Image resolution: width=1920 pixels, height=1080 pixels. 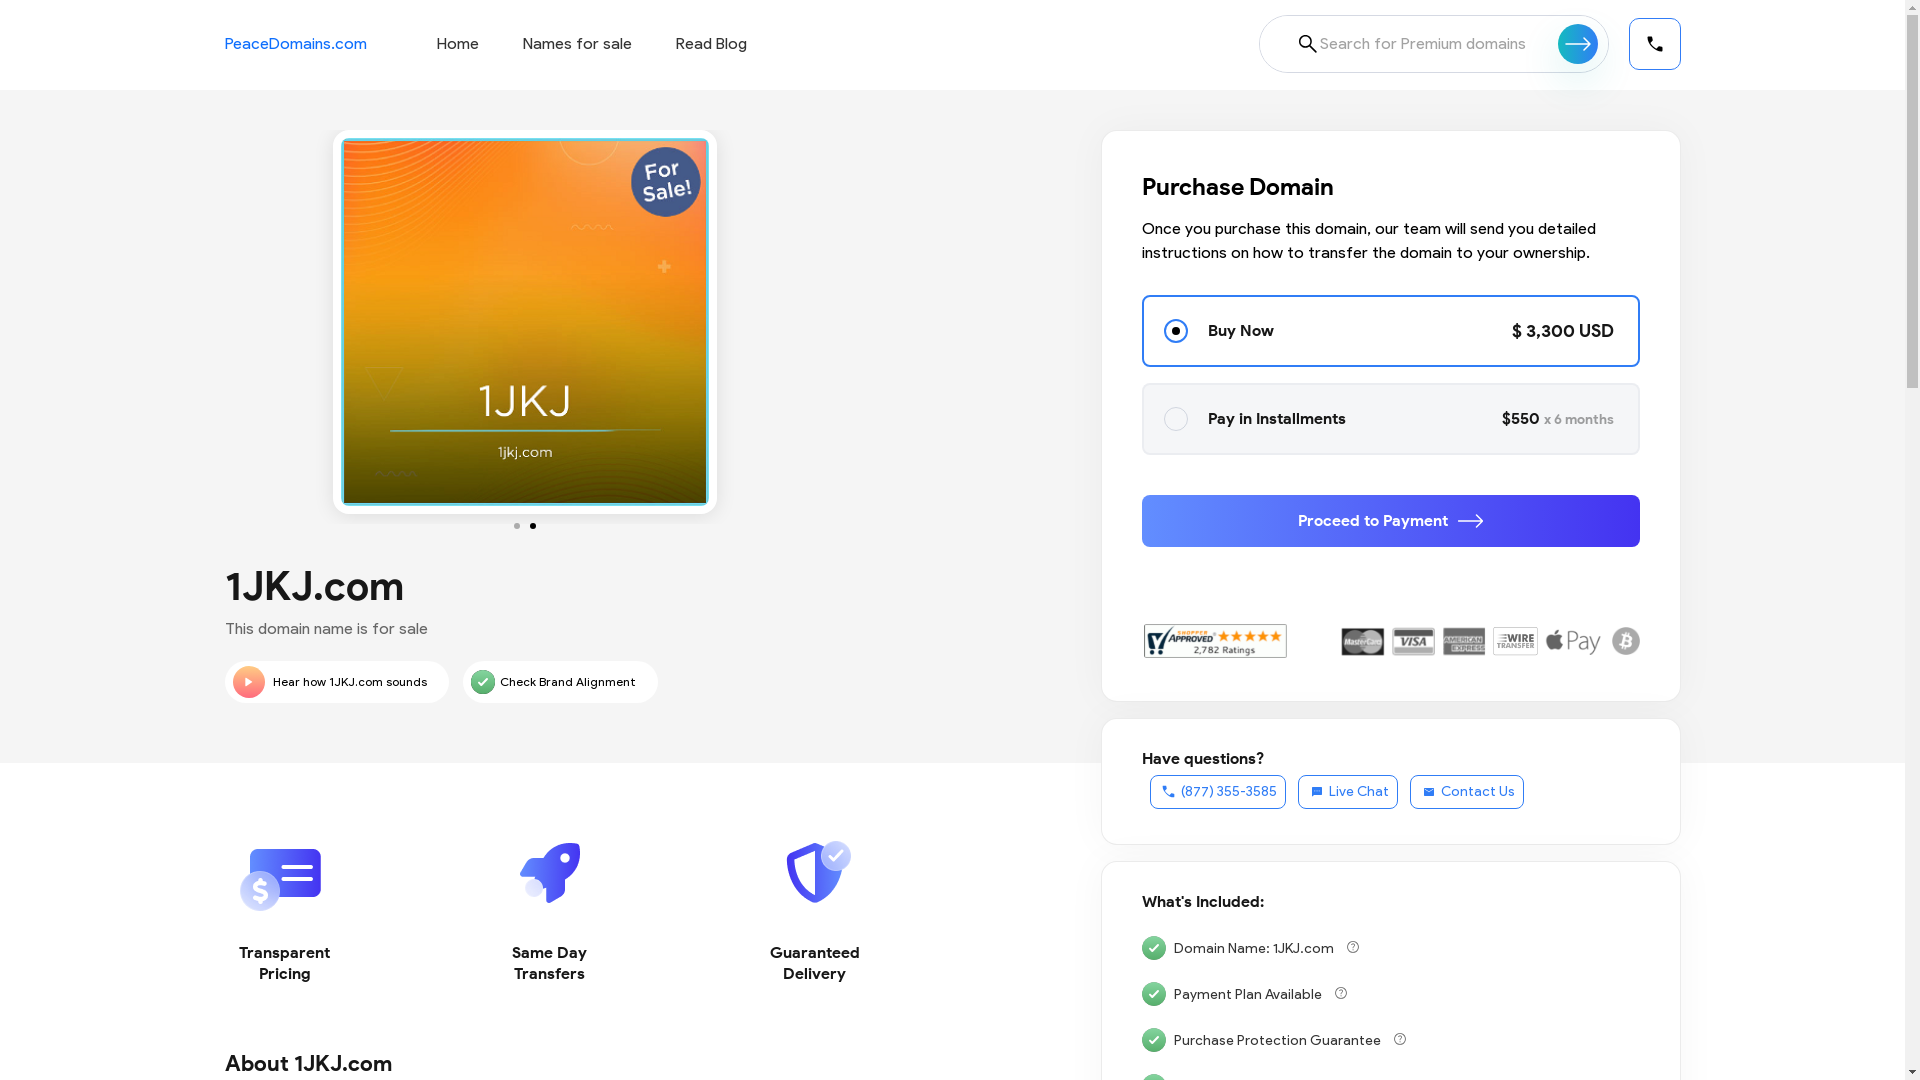 What do you see at coordinates (336, 681) in the screenshot?
I see `'Hear how 1JKJ.com sounds'` at bounding box center [336, 681].